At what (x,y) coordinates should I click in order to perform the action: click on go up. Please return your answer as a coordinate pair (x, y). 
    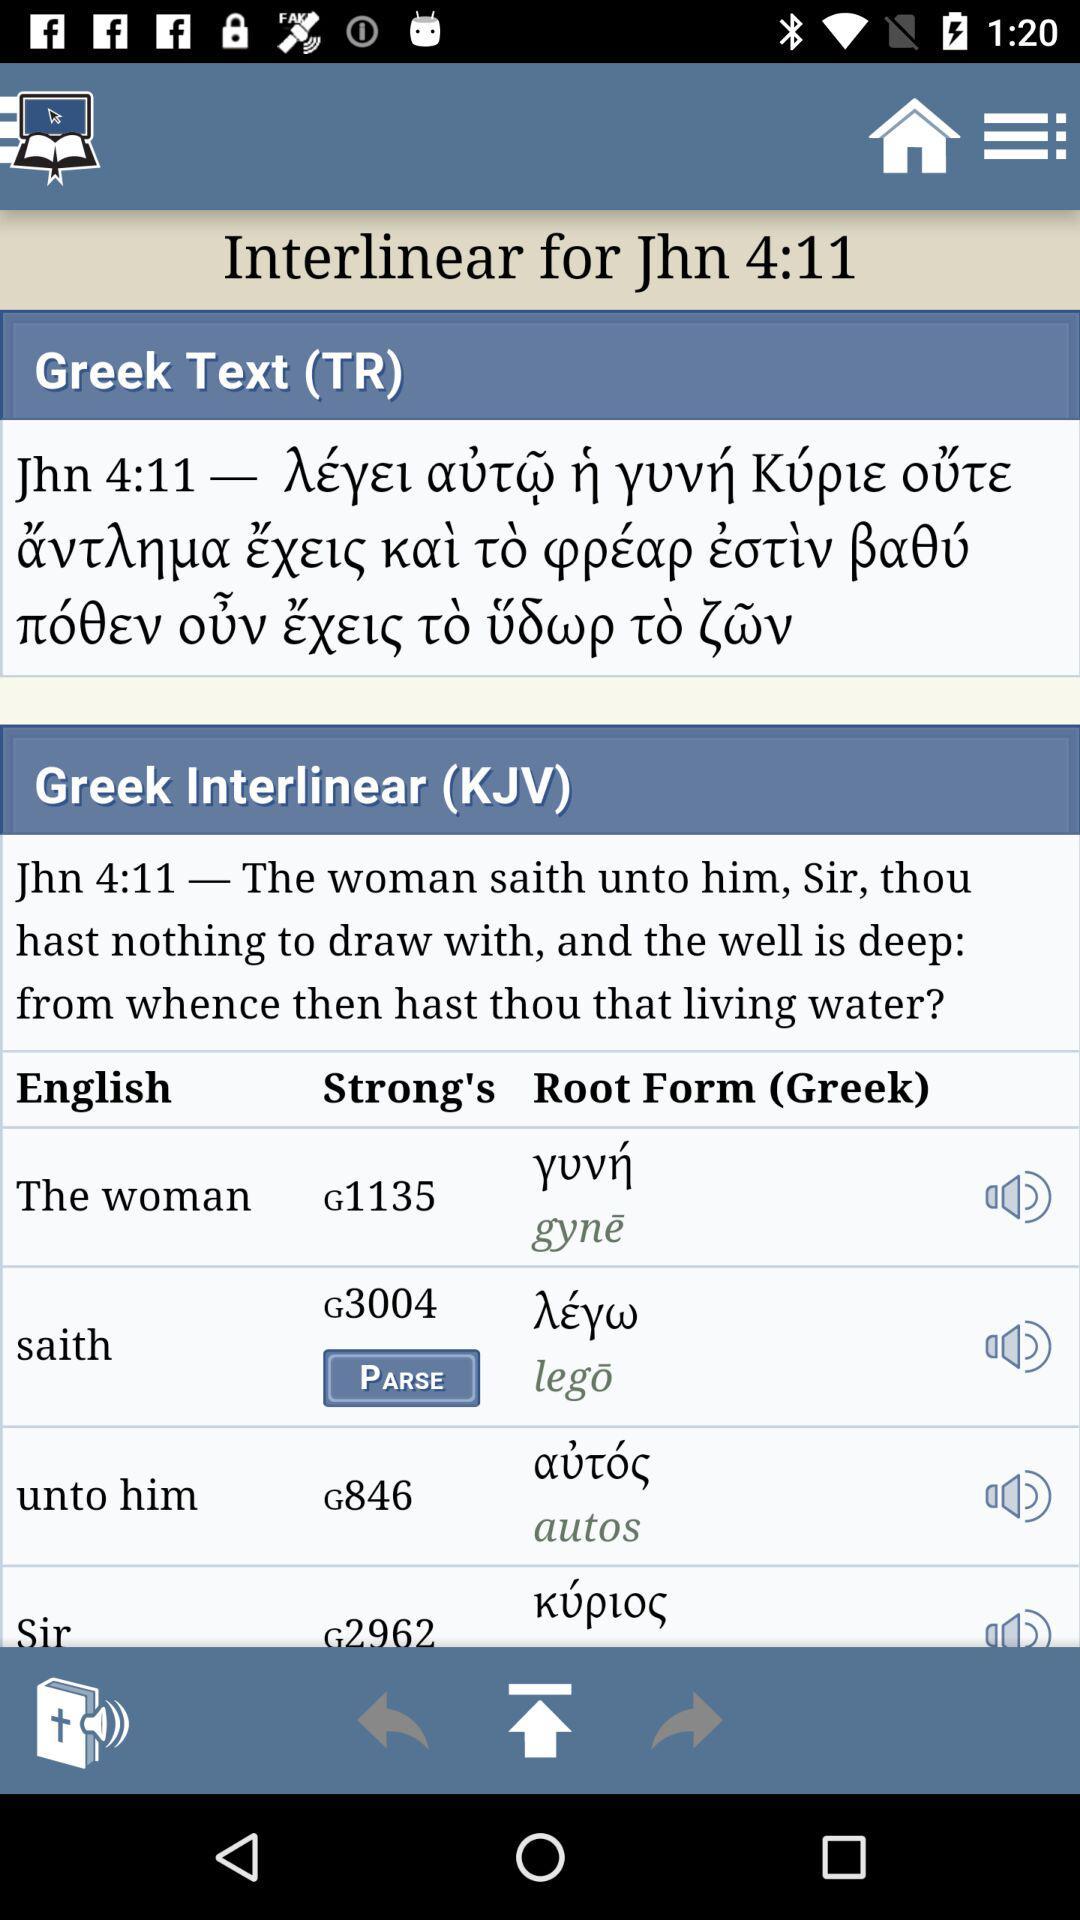
    Looking at the image, I should click on (540, 1719).